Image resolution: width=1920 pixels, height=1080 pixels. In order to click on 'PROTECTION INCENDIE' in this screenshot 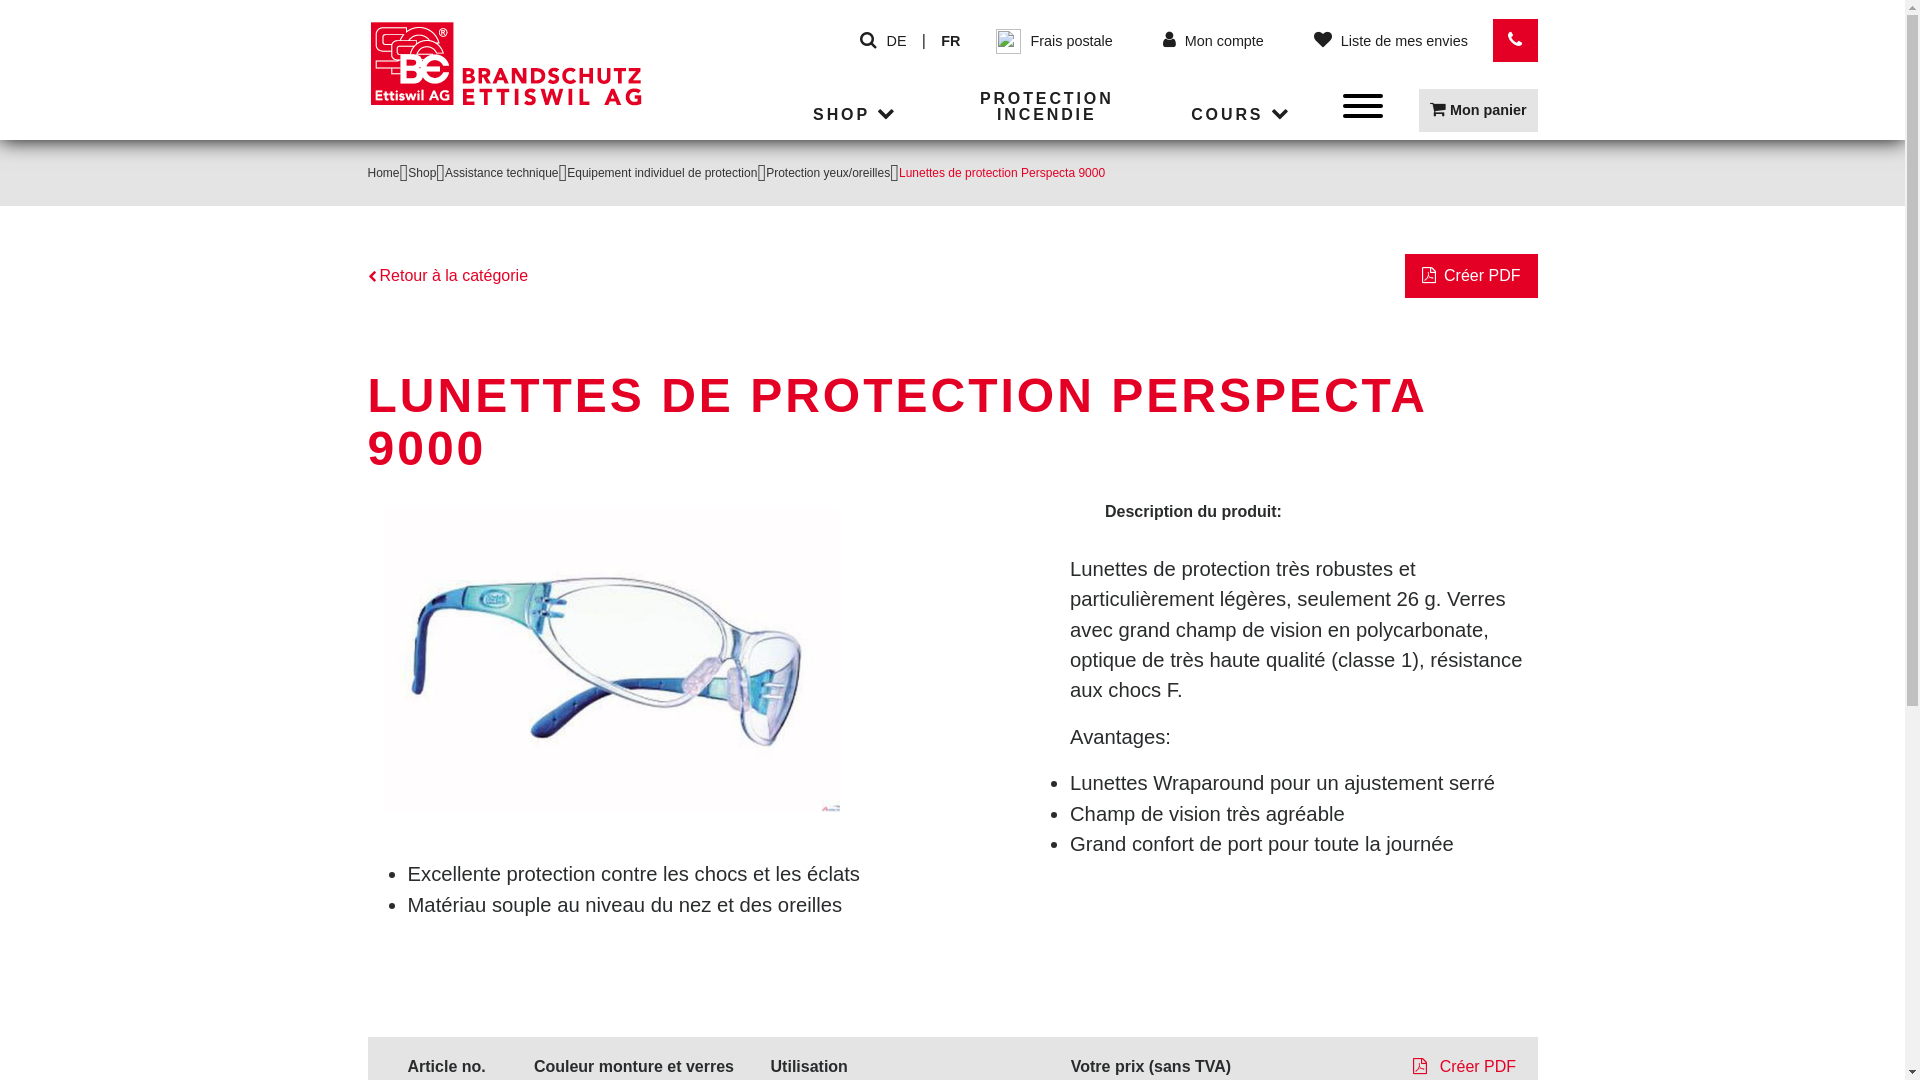, I will do `click(1045, 108)`.